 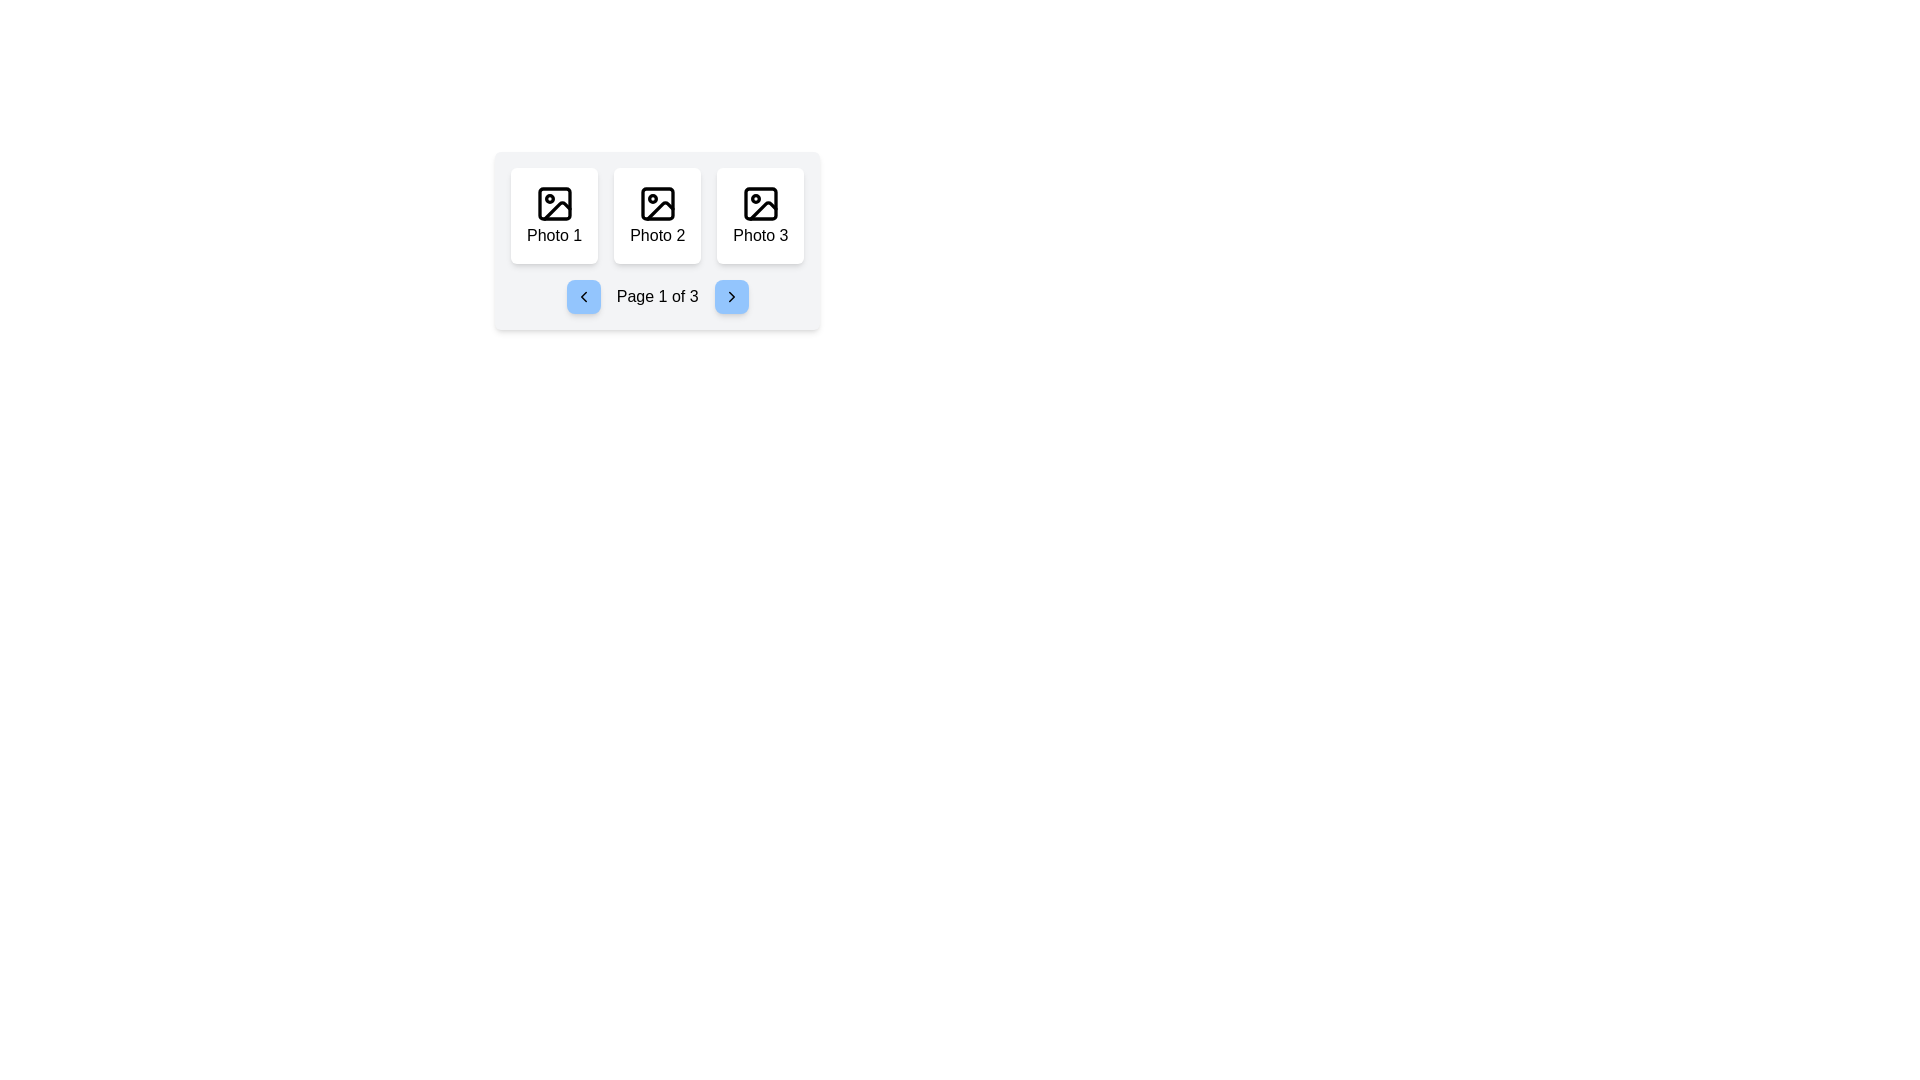 I want to click on the navigation icon located on the right side of the navigation bar to proceed to the next page of the gallery, so click(x=730, y=297).